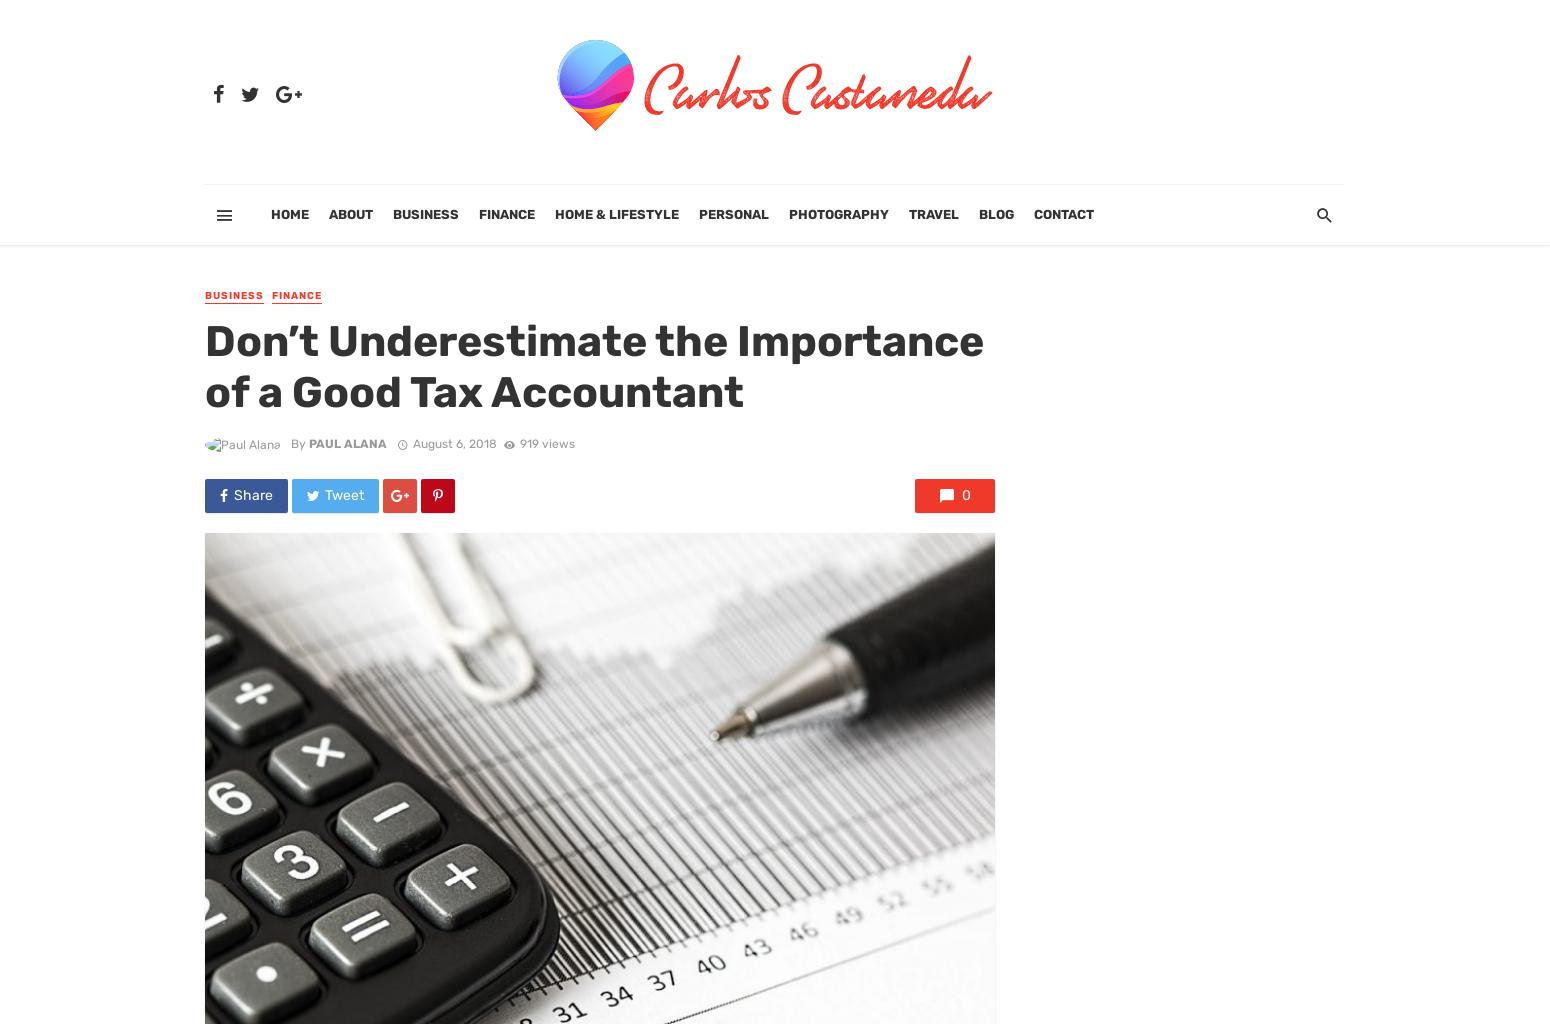 This screenshot has width=1550, height=1024. I want to click on 'Contact', so click(1064, 213).